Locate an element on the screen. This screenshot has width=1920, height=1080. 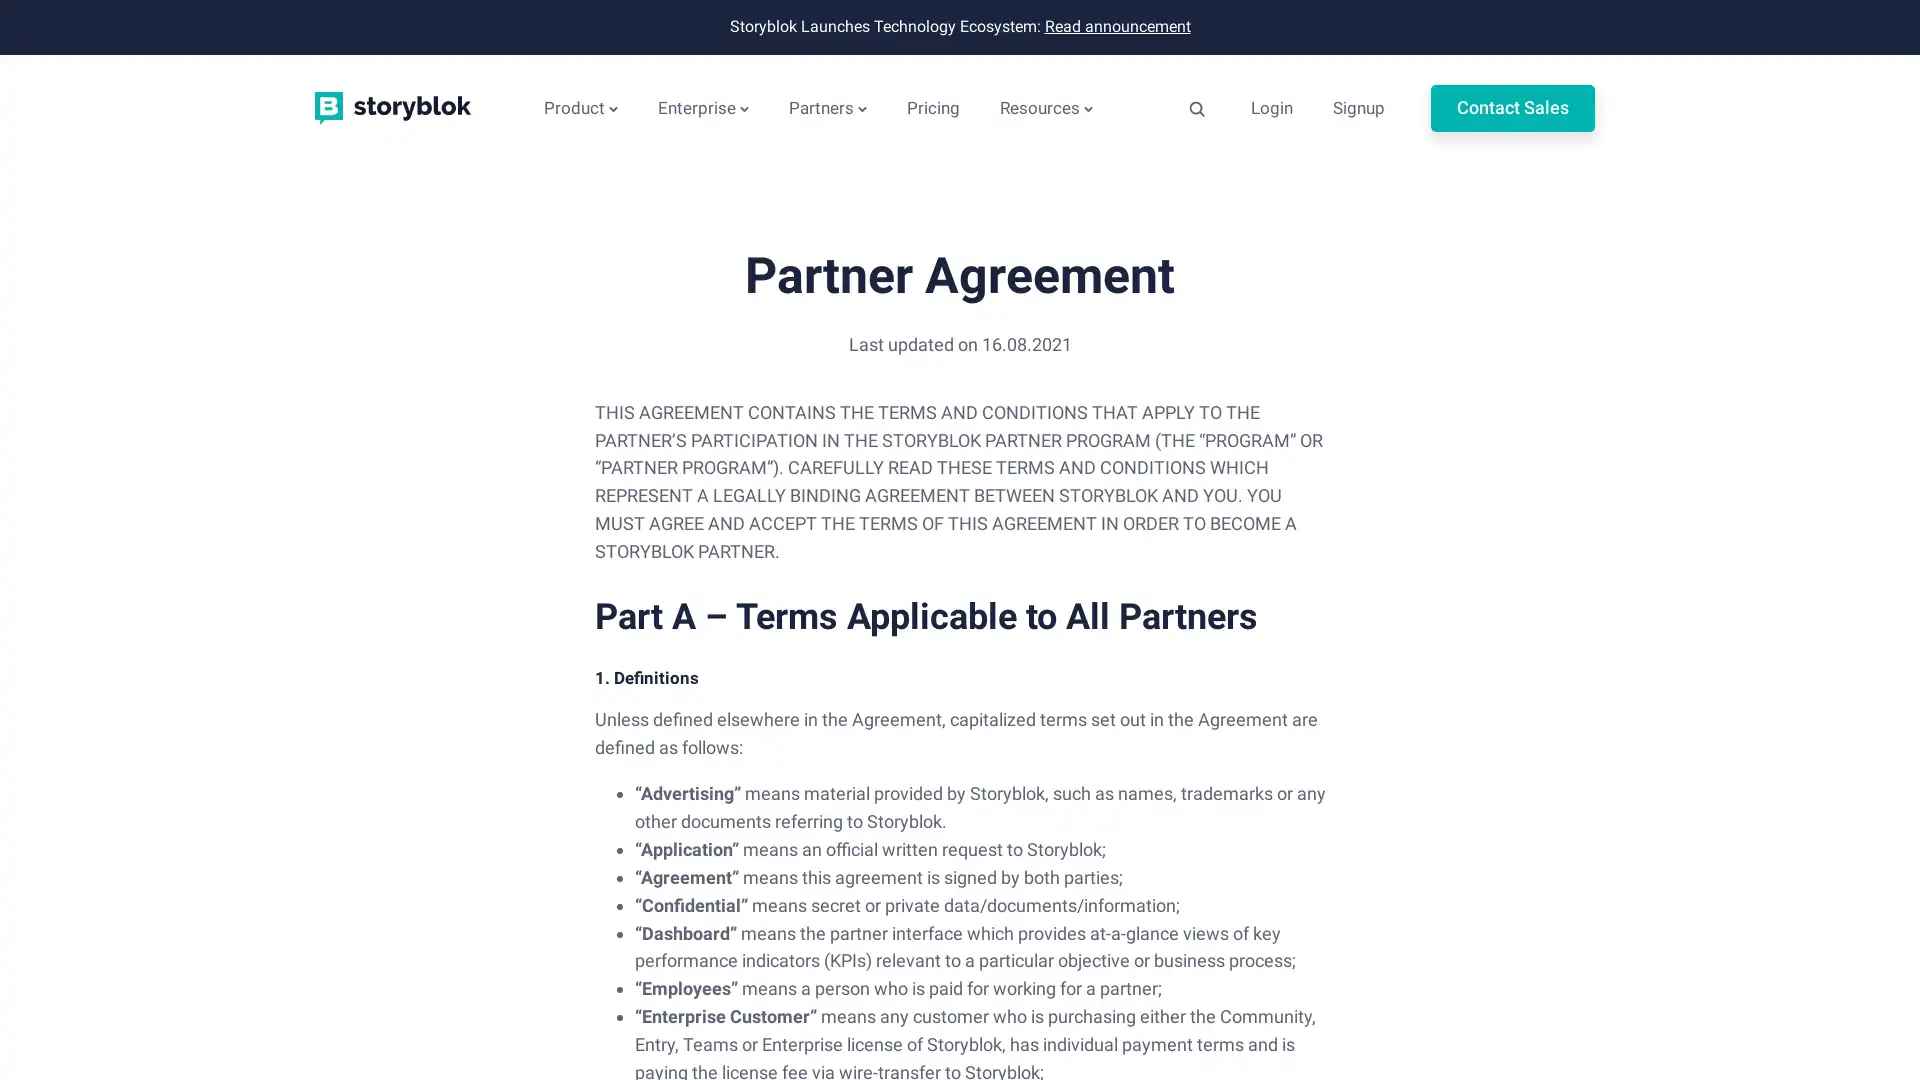
Partners is located at coordinates (828, 108).